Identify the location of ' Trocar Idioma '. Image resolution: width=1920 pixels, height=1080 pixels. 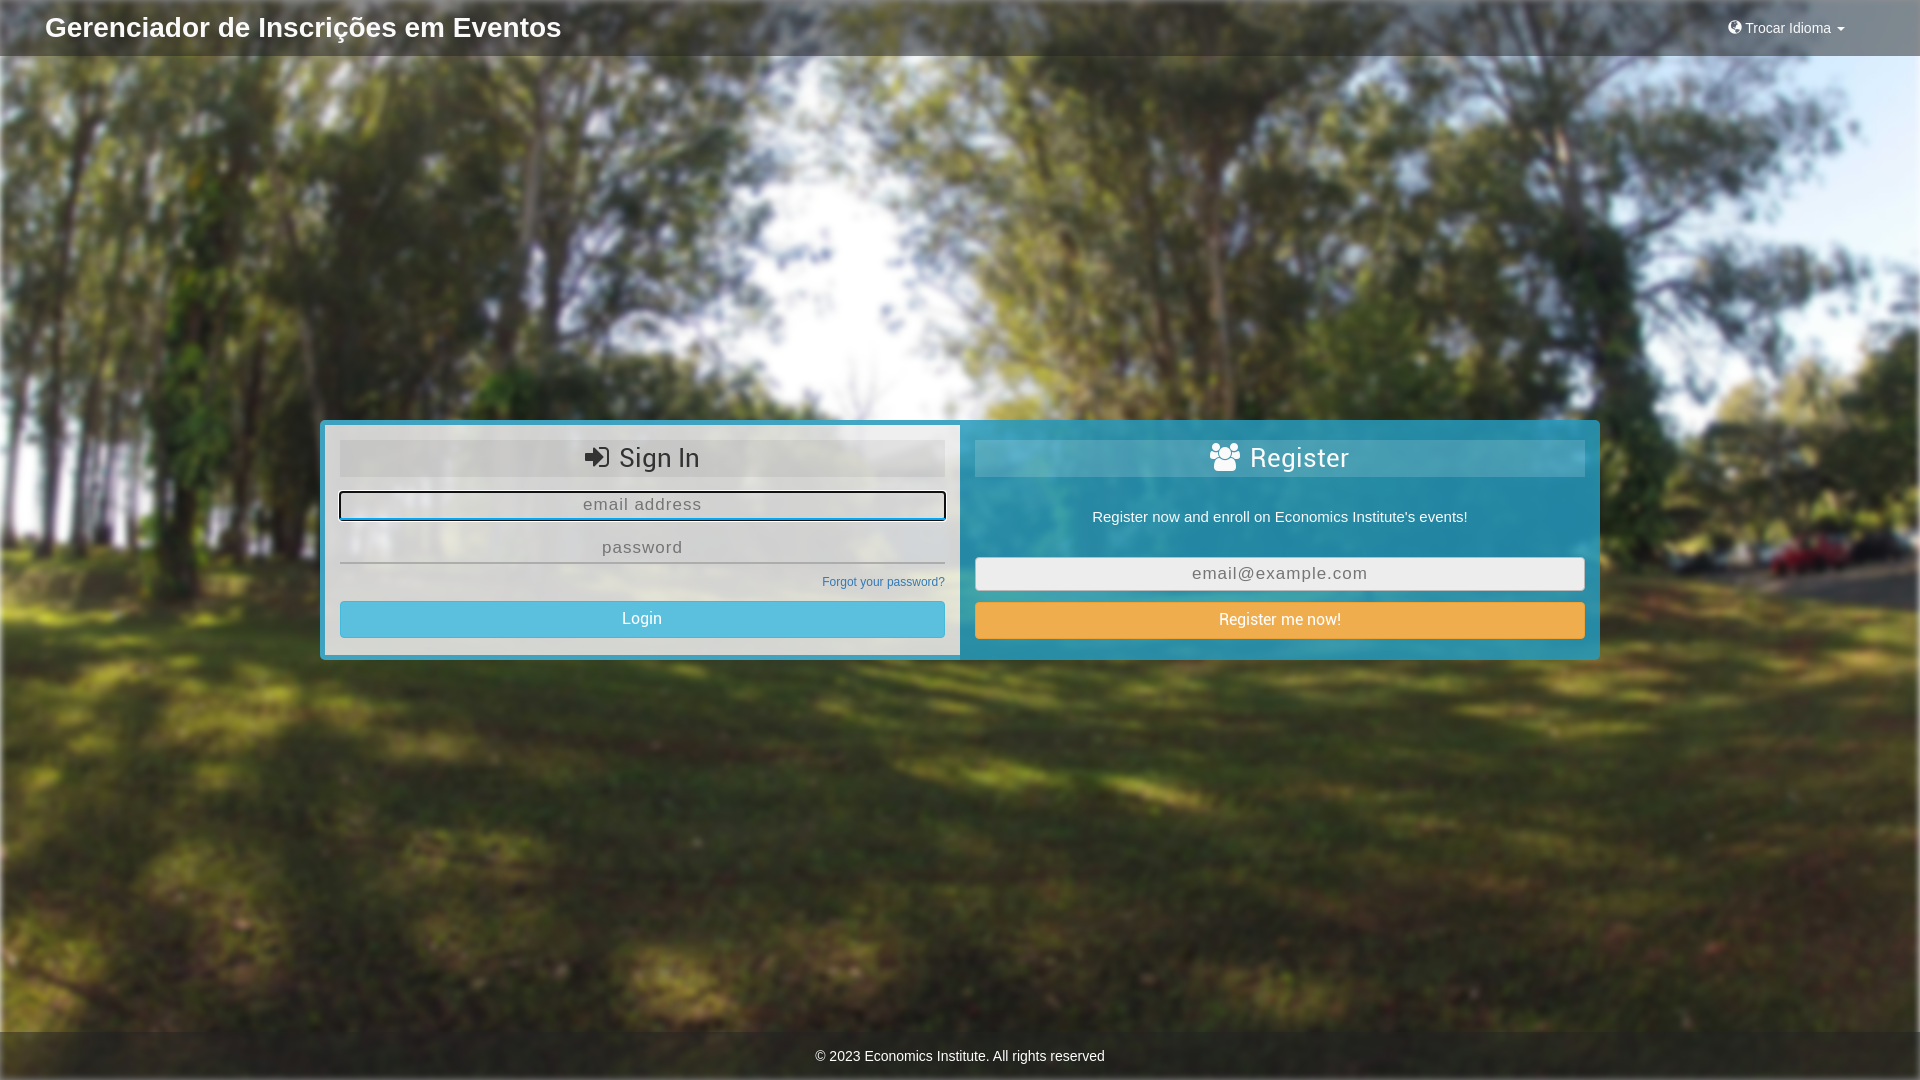
(1786, 27).